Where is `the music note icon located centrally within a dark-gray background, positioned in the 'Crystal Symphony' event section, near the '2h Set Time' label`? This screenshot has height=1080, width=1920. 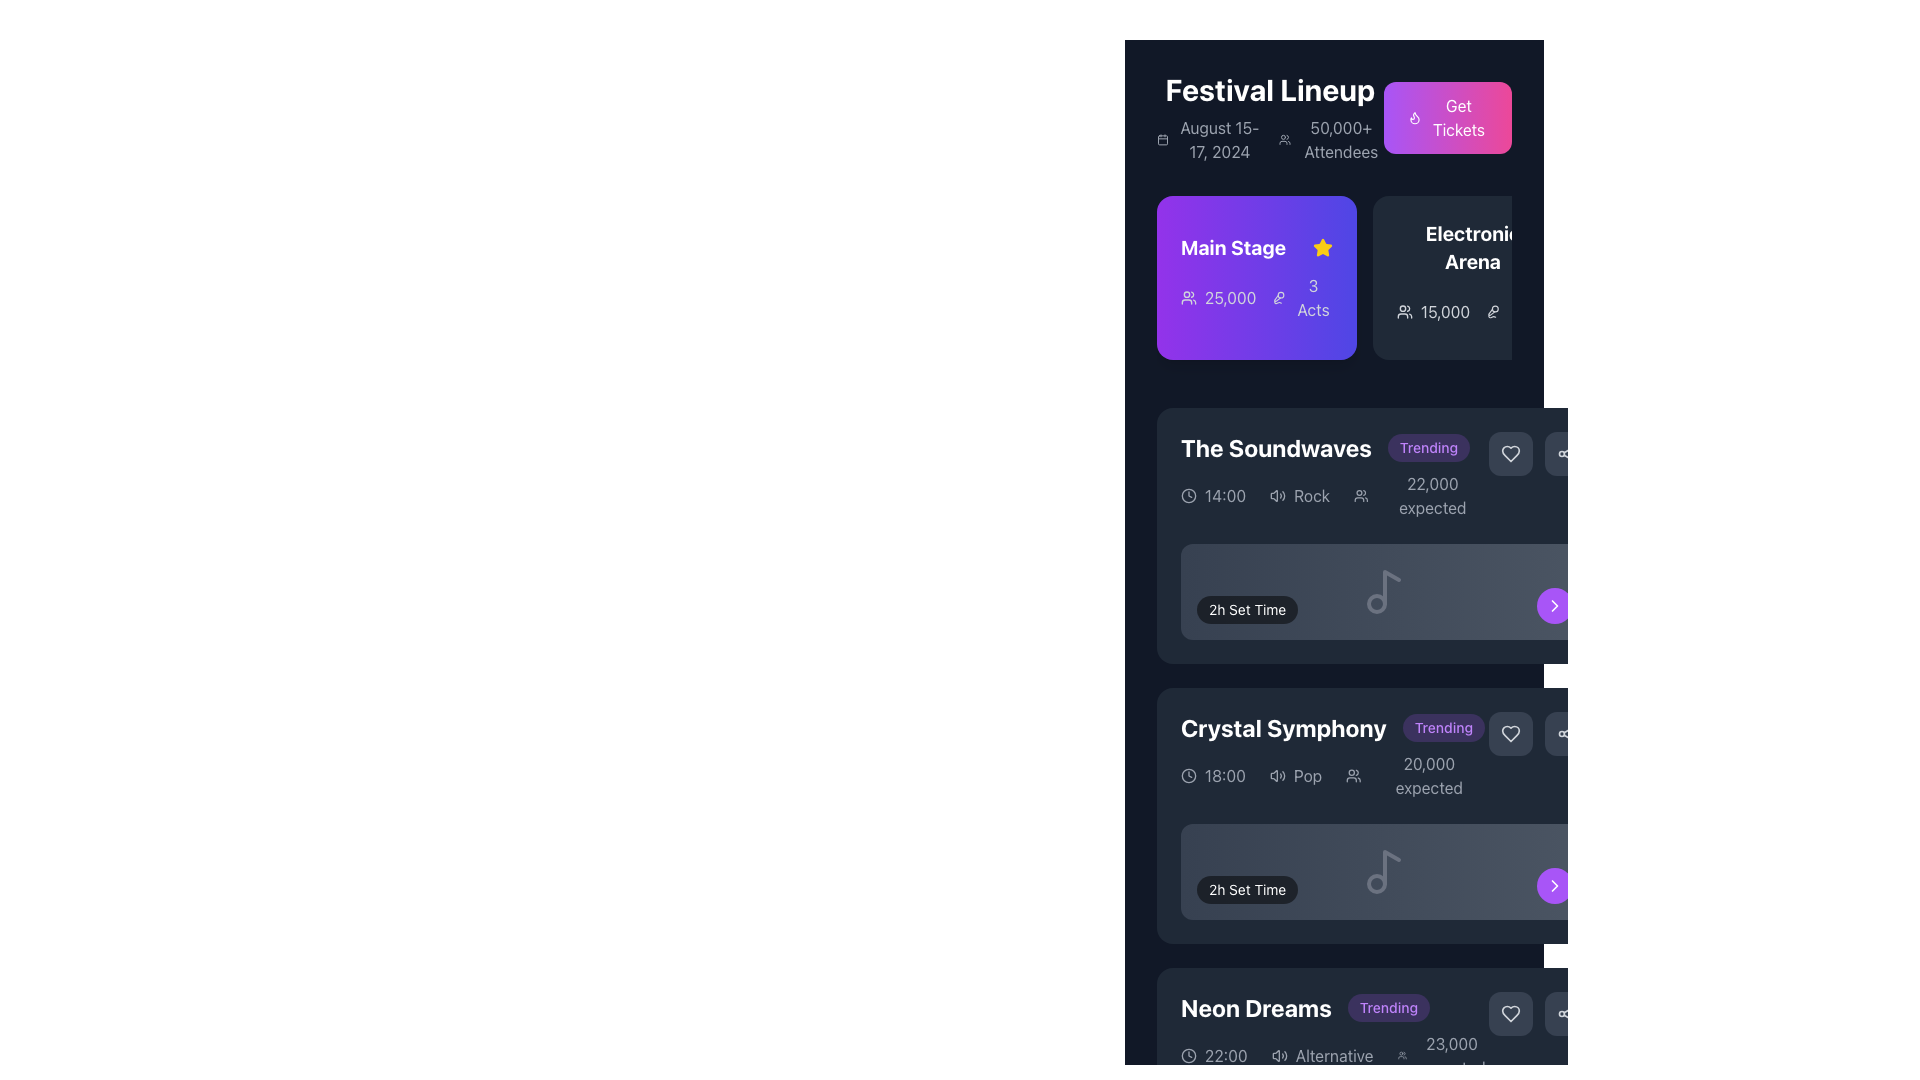 the music note icon located centrally within a dark-gray background, positioned in the 'Crystal Symphony' event section, near the '2h Set Time' label is located at coordinates (1383, 870).